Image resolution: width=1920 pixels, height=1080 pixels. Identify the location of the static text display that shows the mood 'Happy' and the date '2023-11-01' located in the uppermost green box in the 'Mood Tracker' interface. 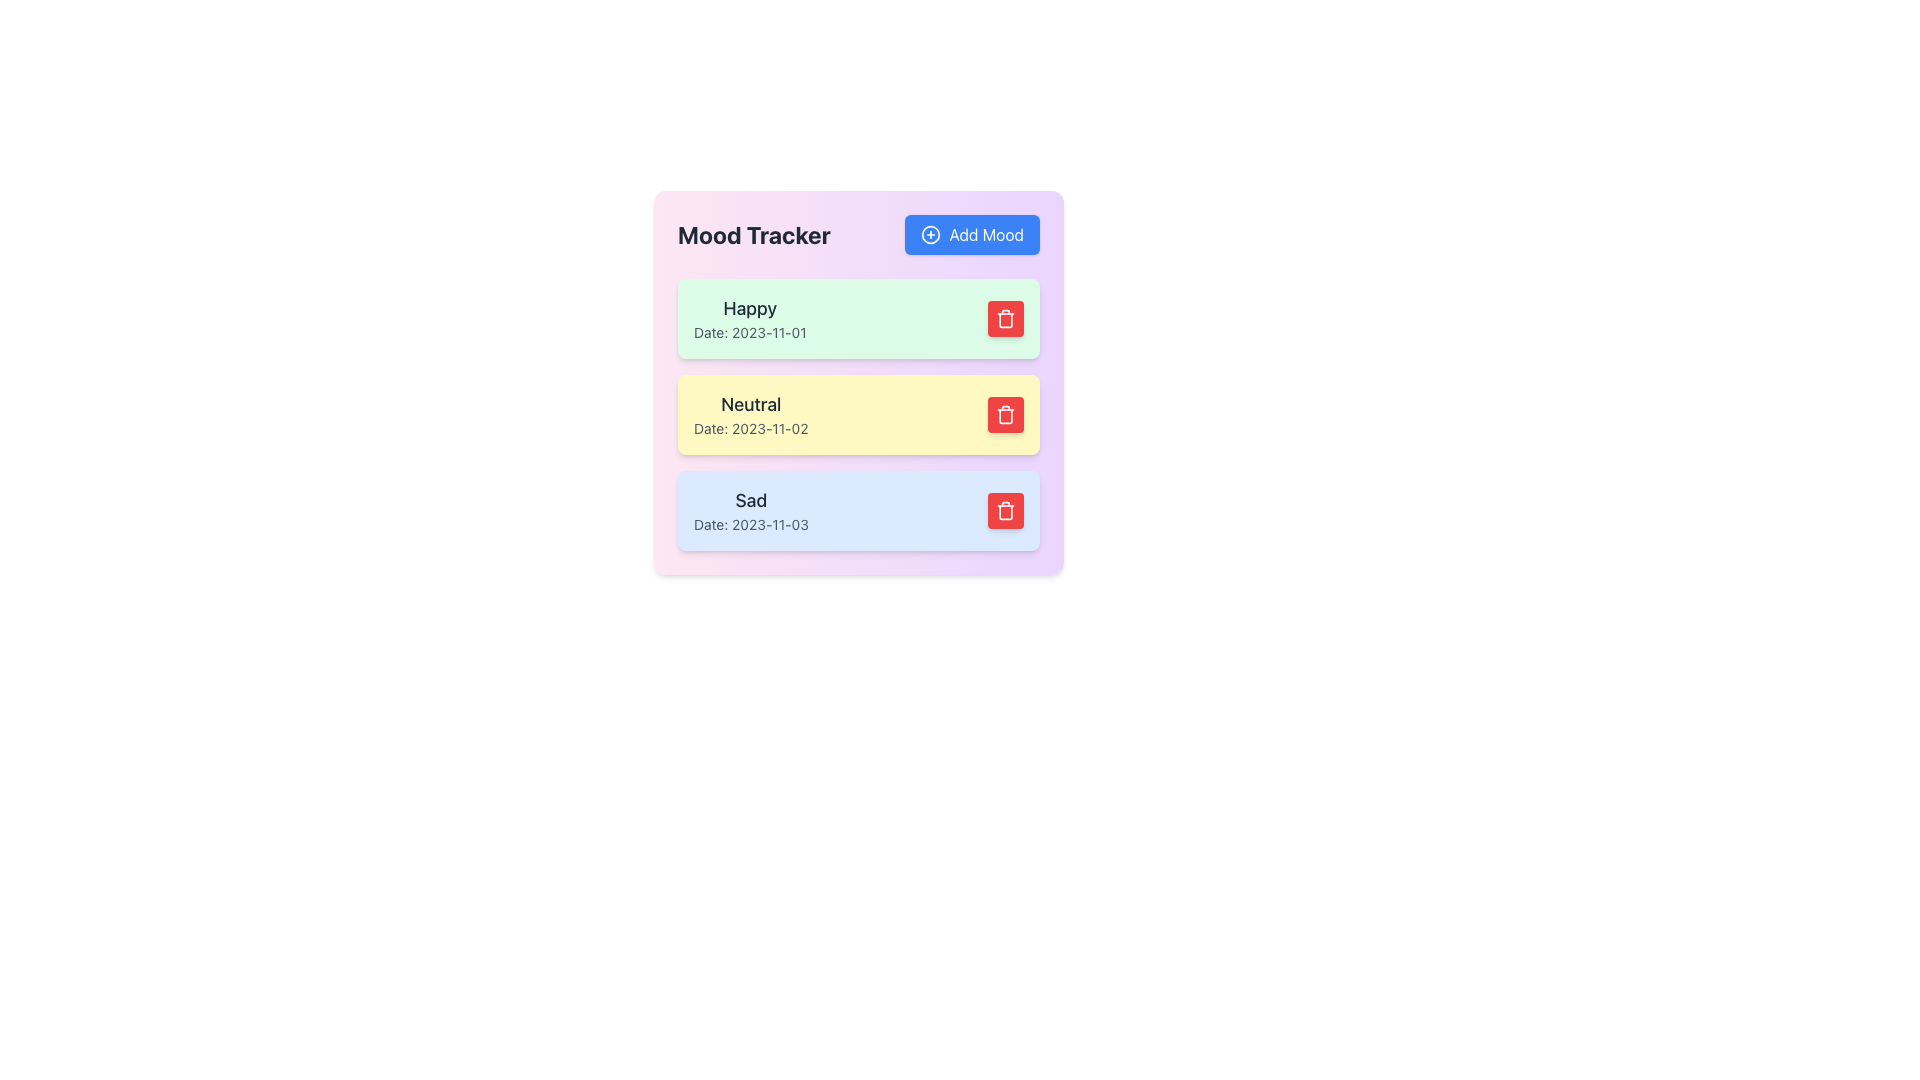
(749, 318).